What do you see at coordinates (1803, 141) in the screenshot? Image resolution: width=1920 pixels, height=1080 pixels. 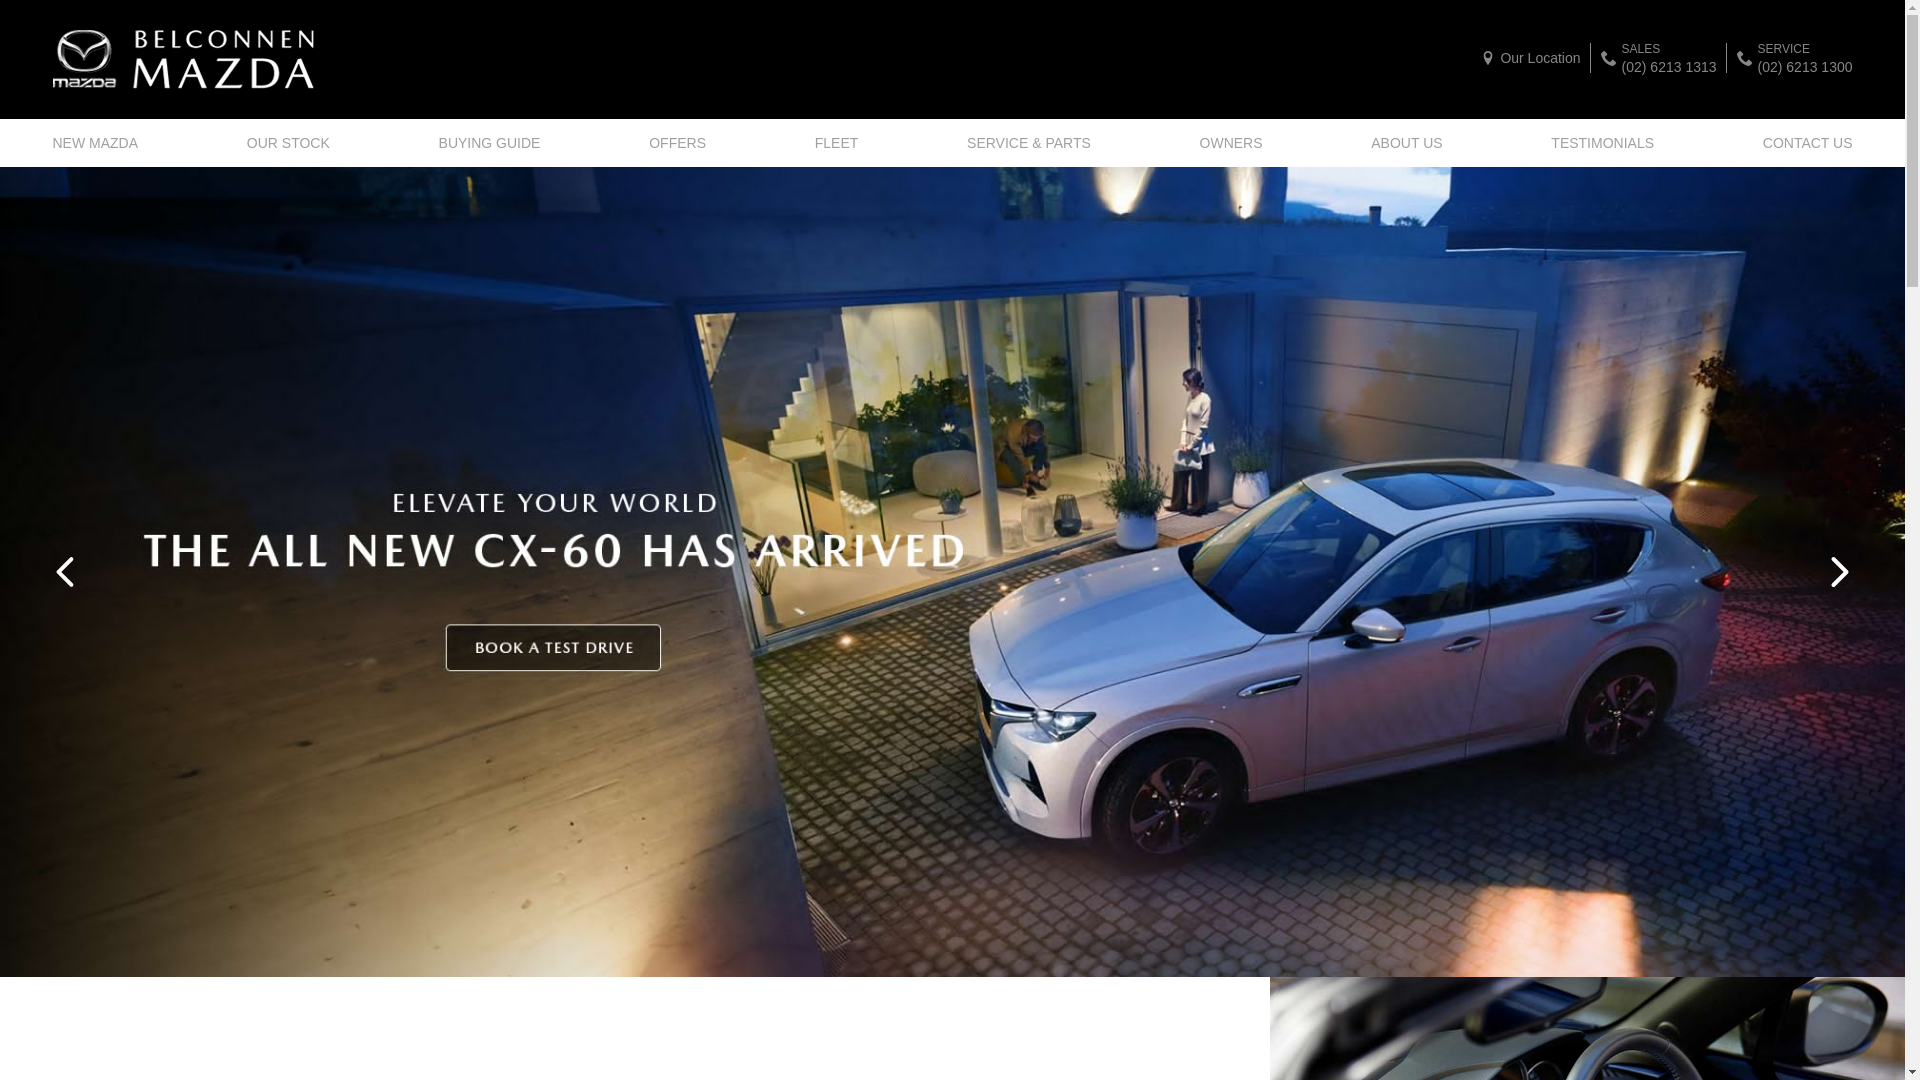 I see `'CONTACT US'` at bounding box center [1803, 141].